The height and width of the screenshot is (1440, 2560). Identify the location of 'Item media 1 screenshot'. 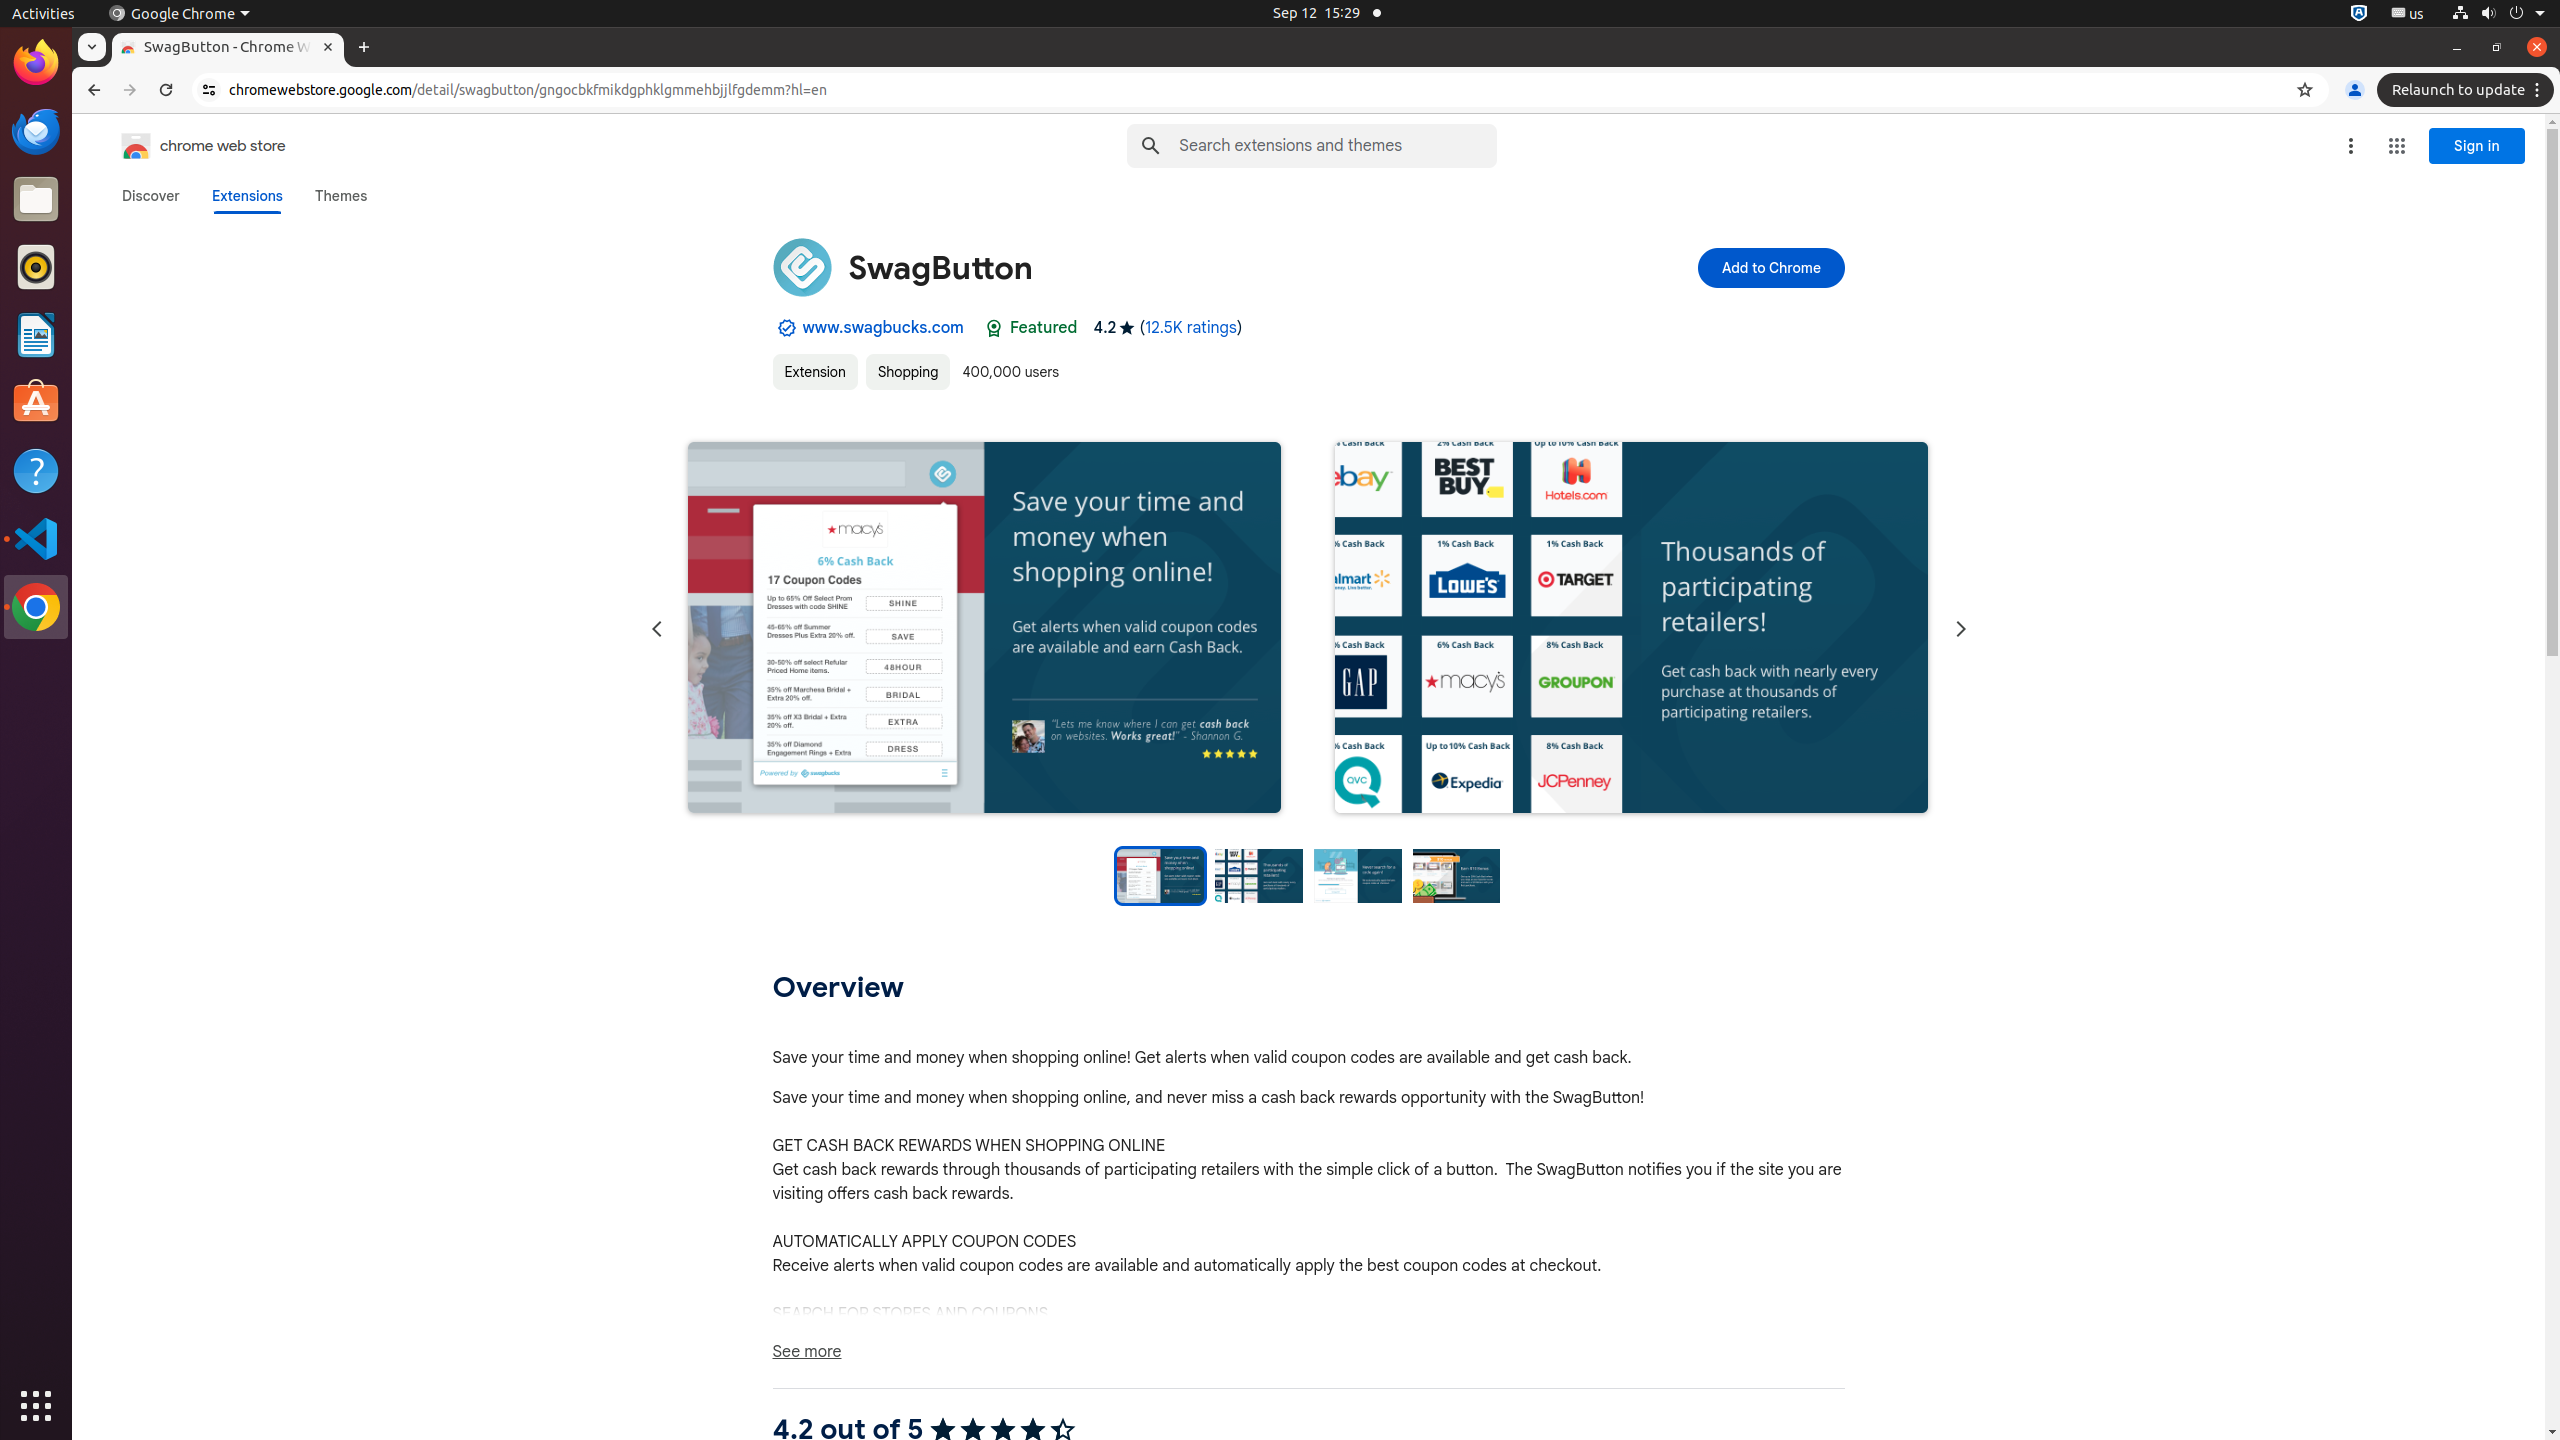
(985, 628).